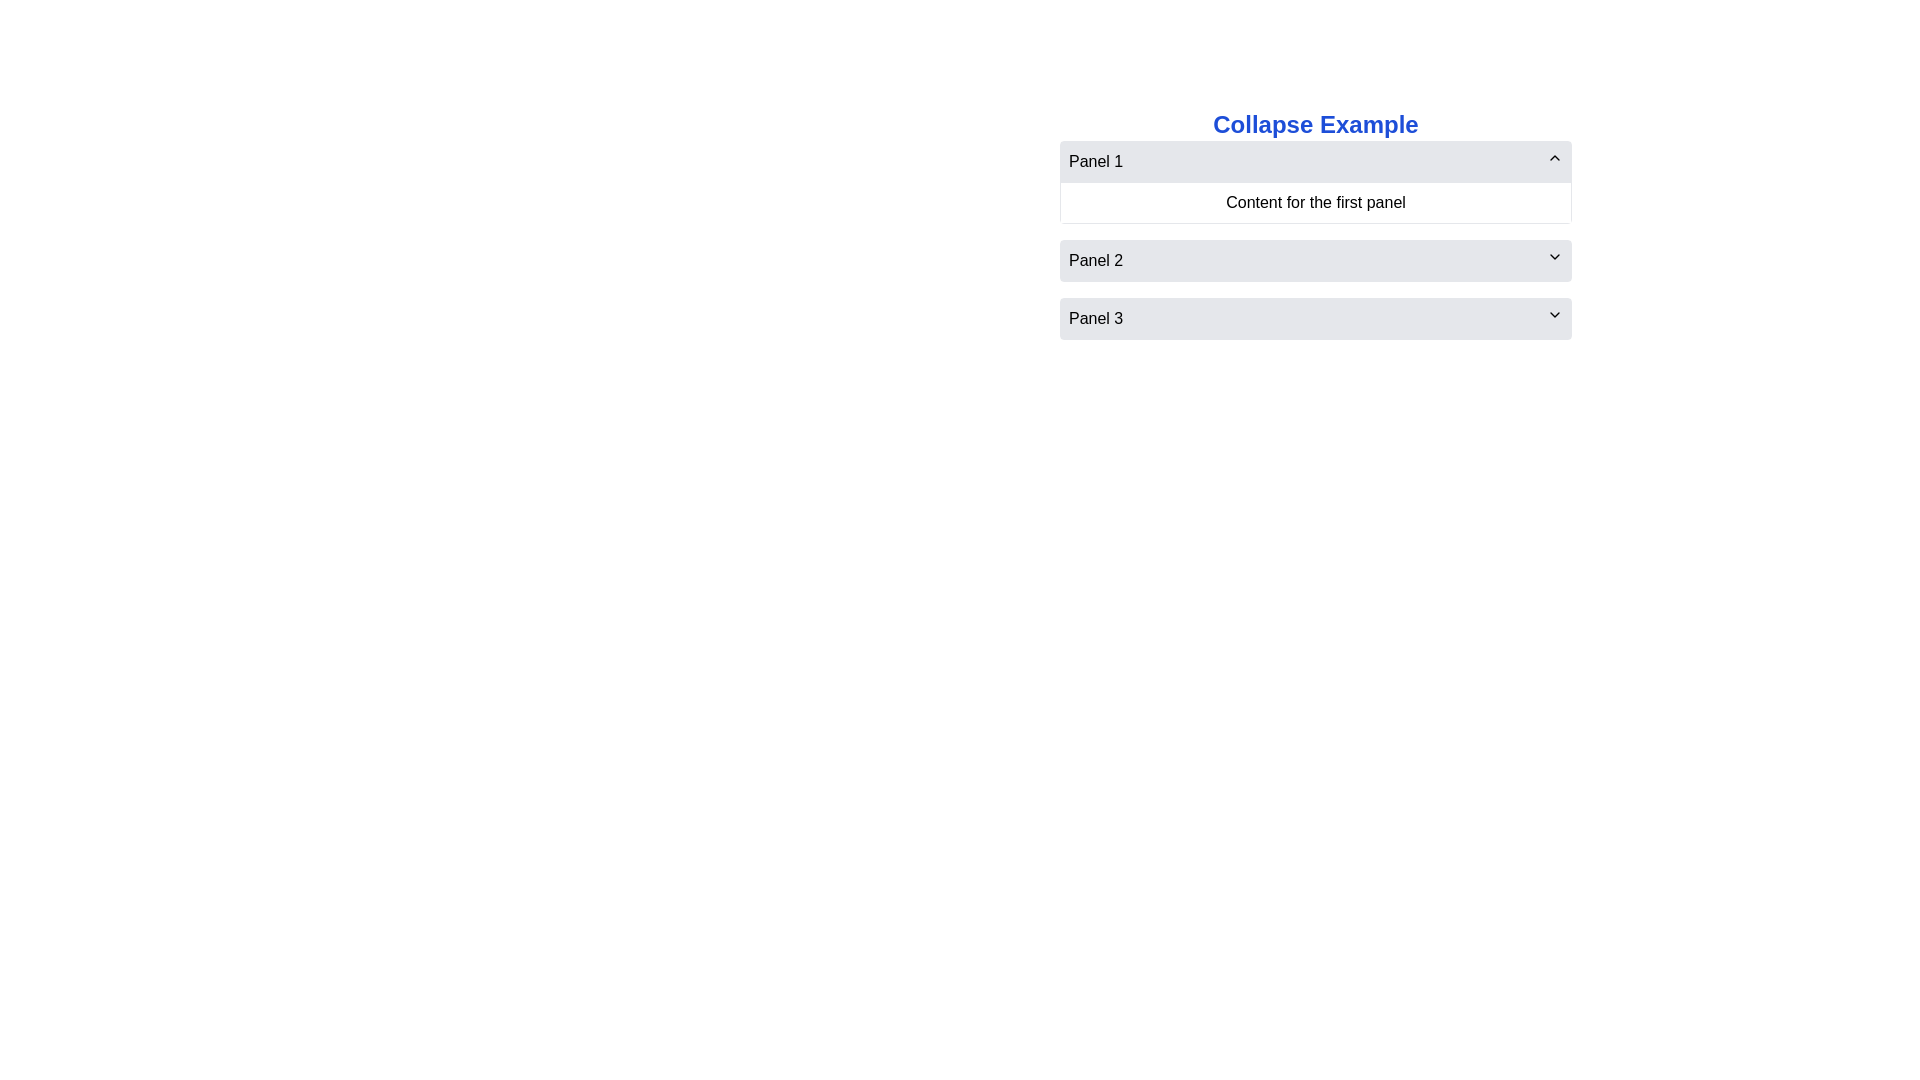 The image size is (1920, 1080). I want to click on the Chevron Down icon located to the far right of the 'Panel 3' bar, so click(1554, 315).